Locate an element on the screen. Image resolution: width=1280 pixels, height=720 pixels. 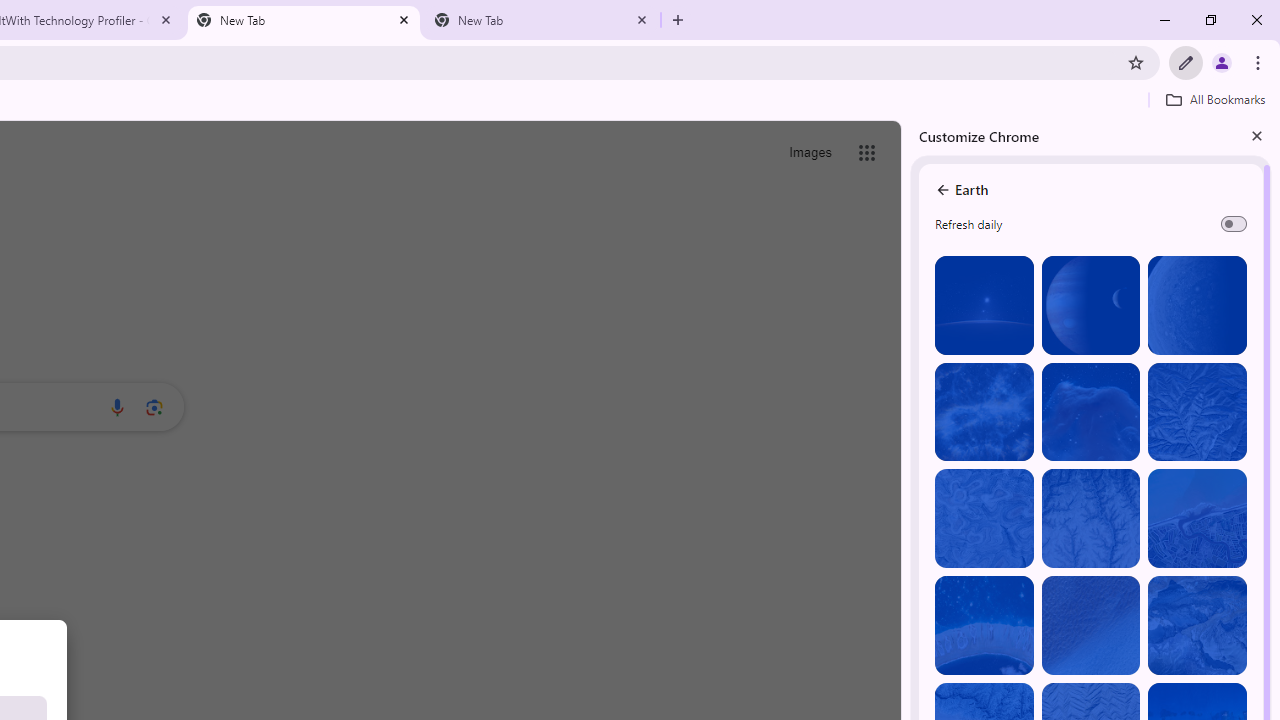
'Refresh daily' is located at coordinates (1232, 223).